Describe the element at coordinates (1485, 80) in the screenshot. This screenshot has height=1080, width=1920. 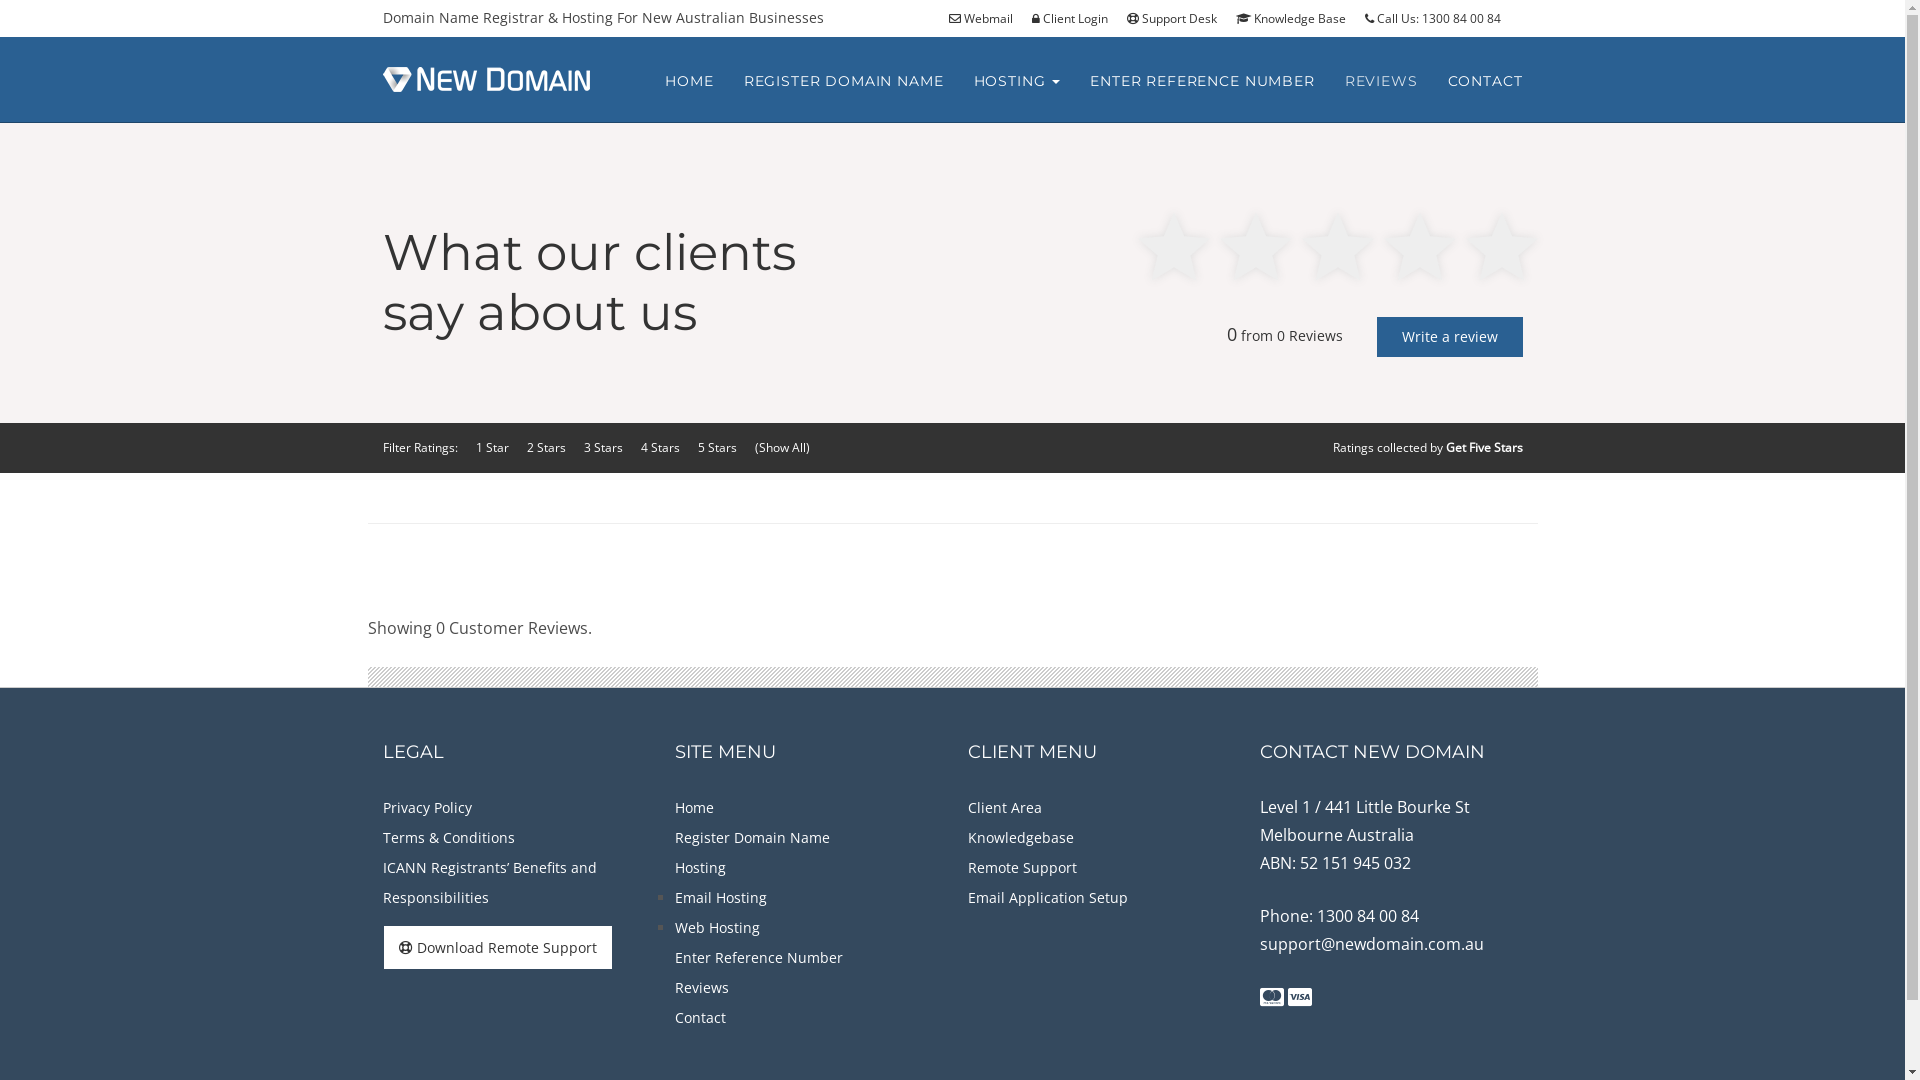
I see `'CONTACT'` at that location.